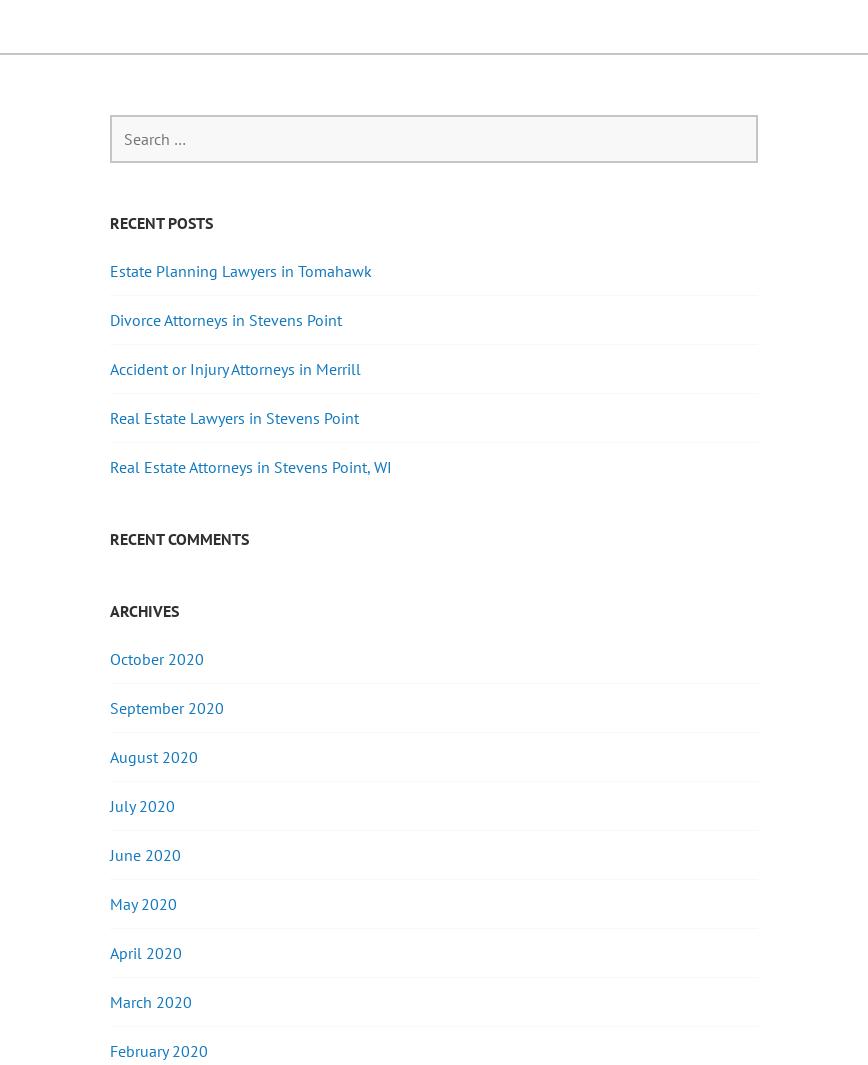  I want to click on 'August 2020', so click(153, 756).